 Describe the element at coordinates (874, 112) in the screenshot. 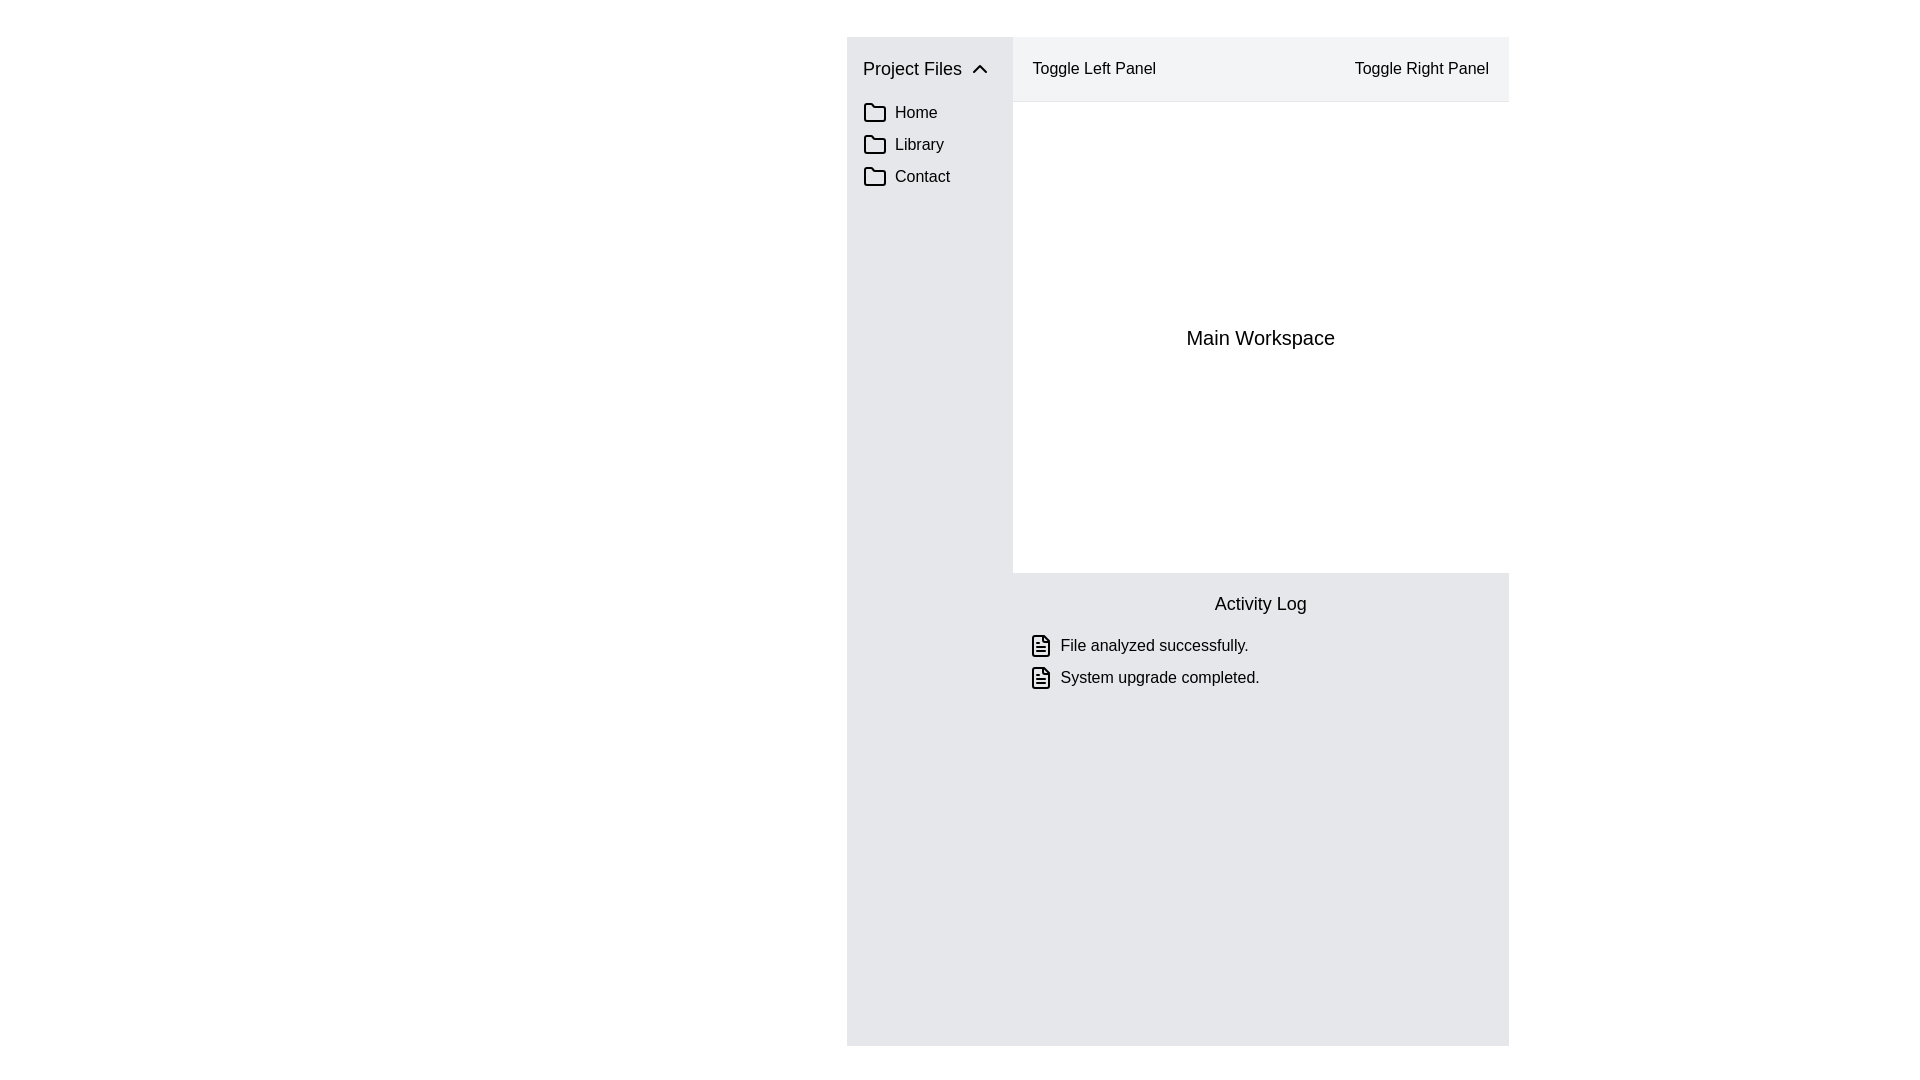

I see `the folder icon in the sidebar menu, which is the first visual component under the 'Project Files' header labeled 'Home'` at that location.